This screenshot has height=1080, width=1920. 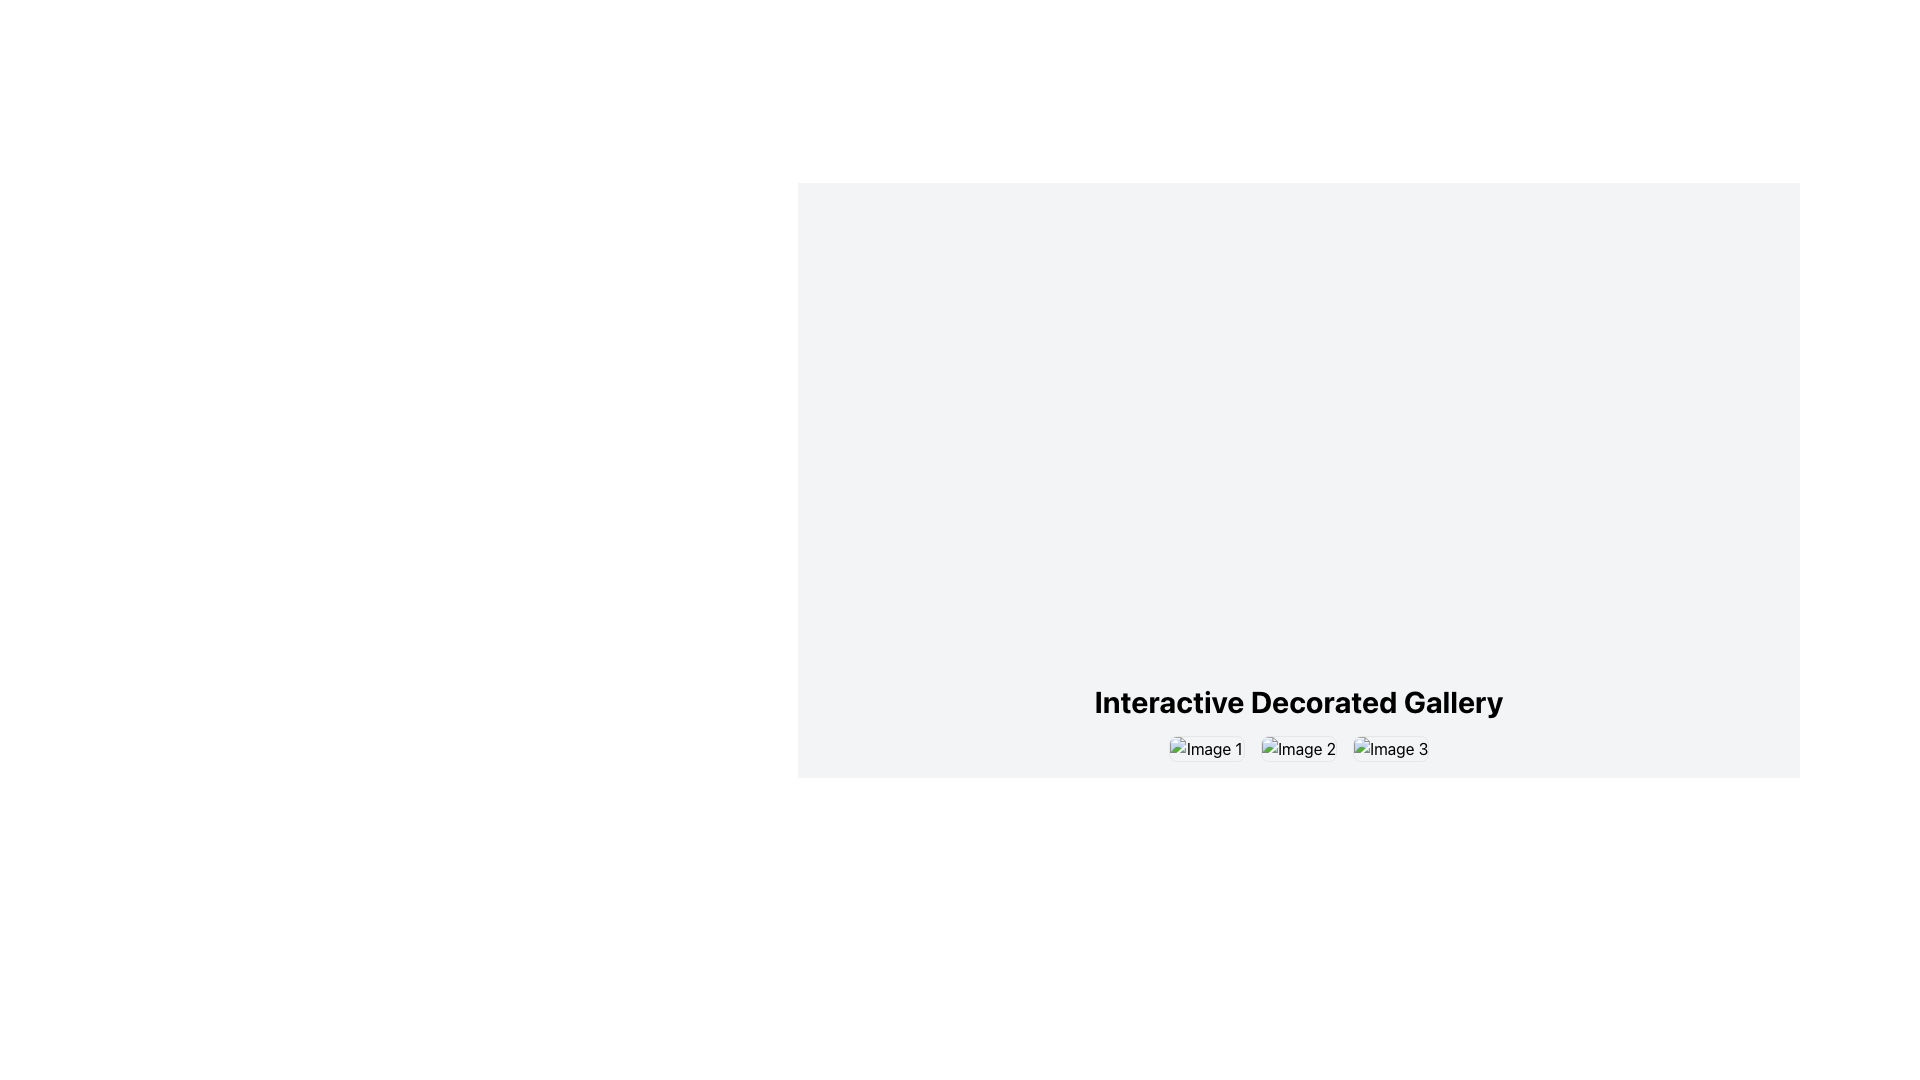 I want to click on image placeholder labeled 'Image 1' located in the 'Interactive Decorated Gallery' section, so click(x=1205, y=748).